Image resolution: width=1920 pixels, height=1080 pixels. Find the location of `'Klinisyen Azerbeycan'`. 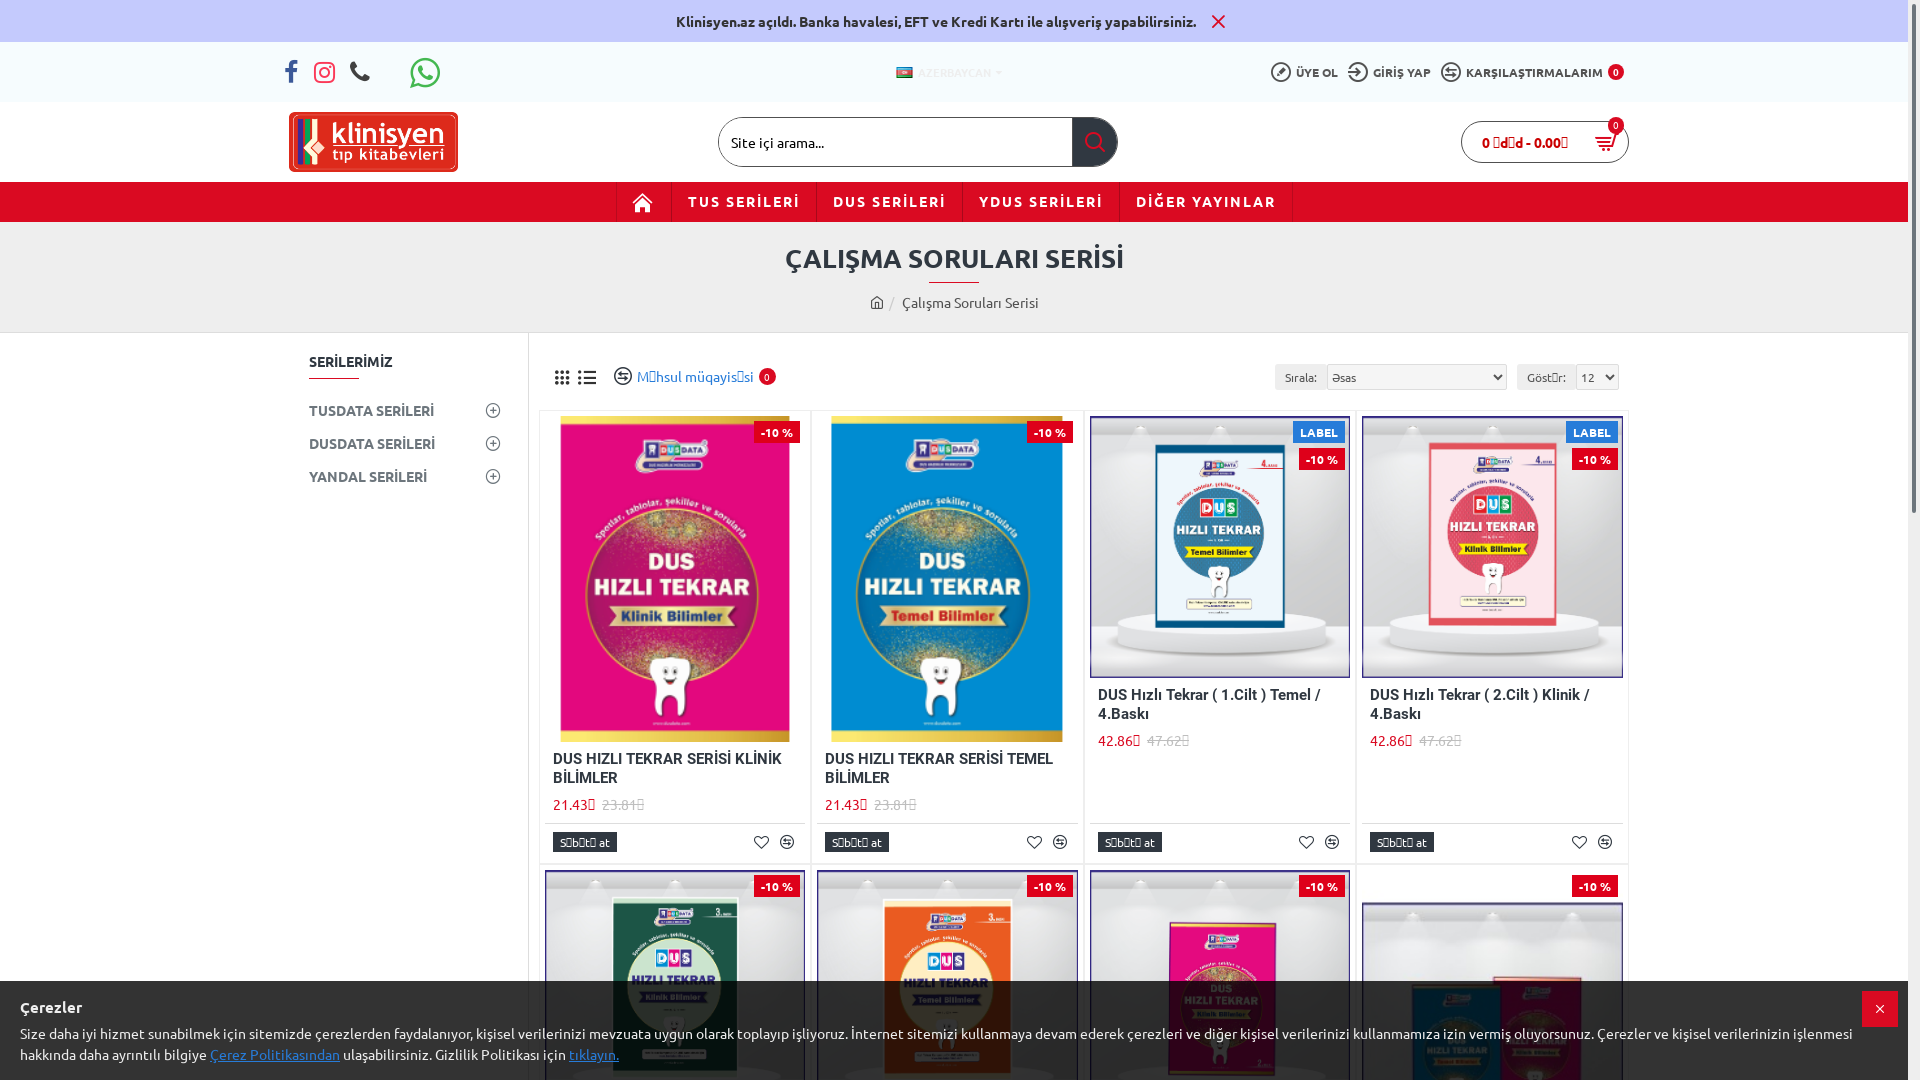

'Klinisyen Azerbeycan' is located at coordinates (373, 141).